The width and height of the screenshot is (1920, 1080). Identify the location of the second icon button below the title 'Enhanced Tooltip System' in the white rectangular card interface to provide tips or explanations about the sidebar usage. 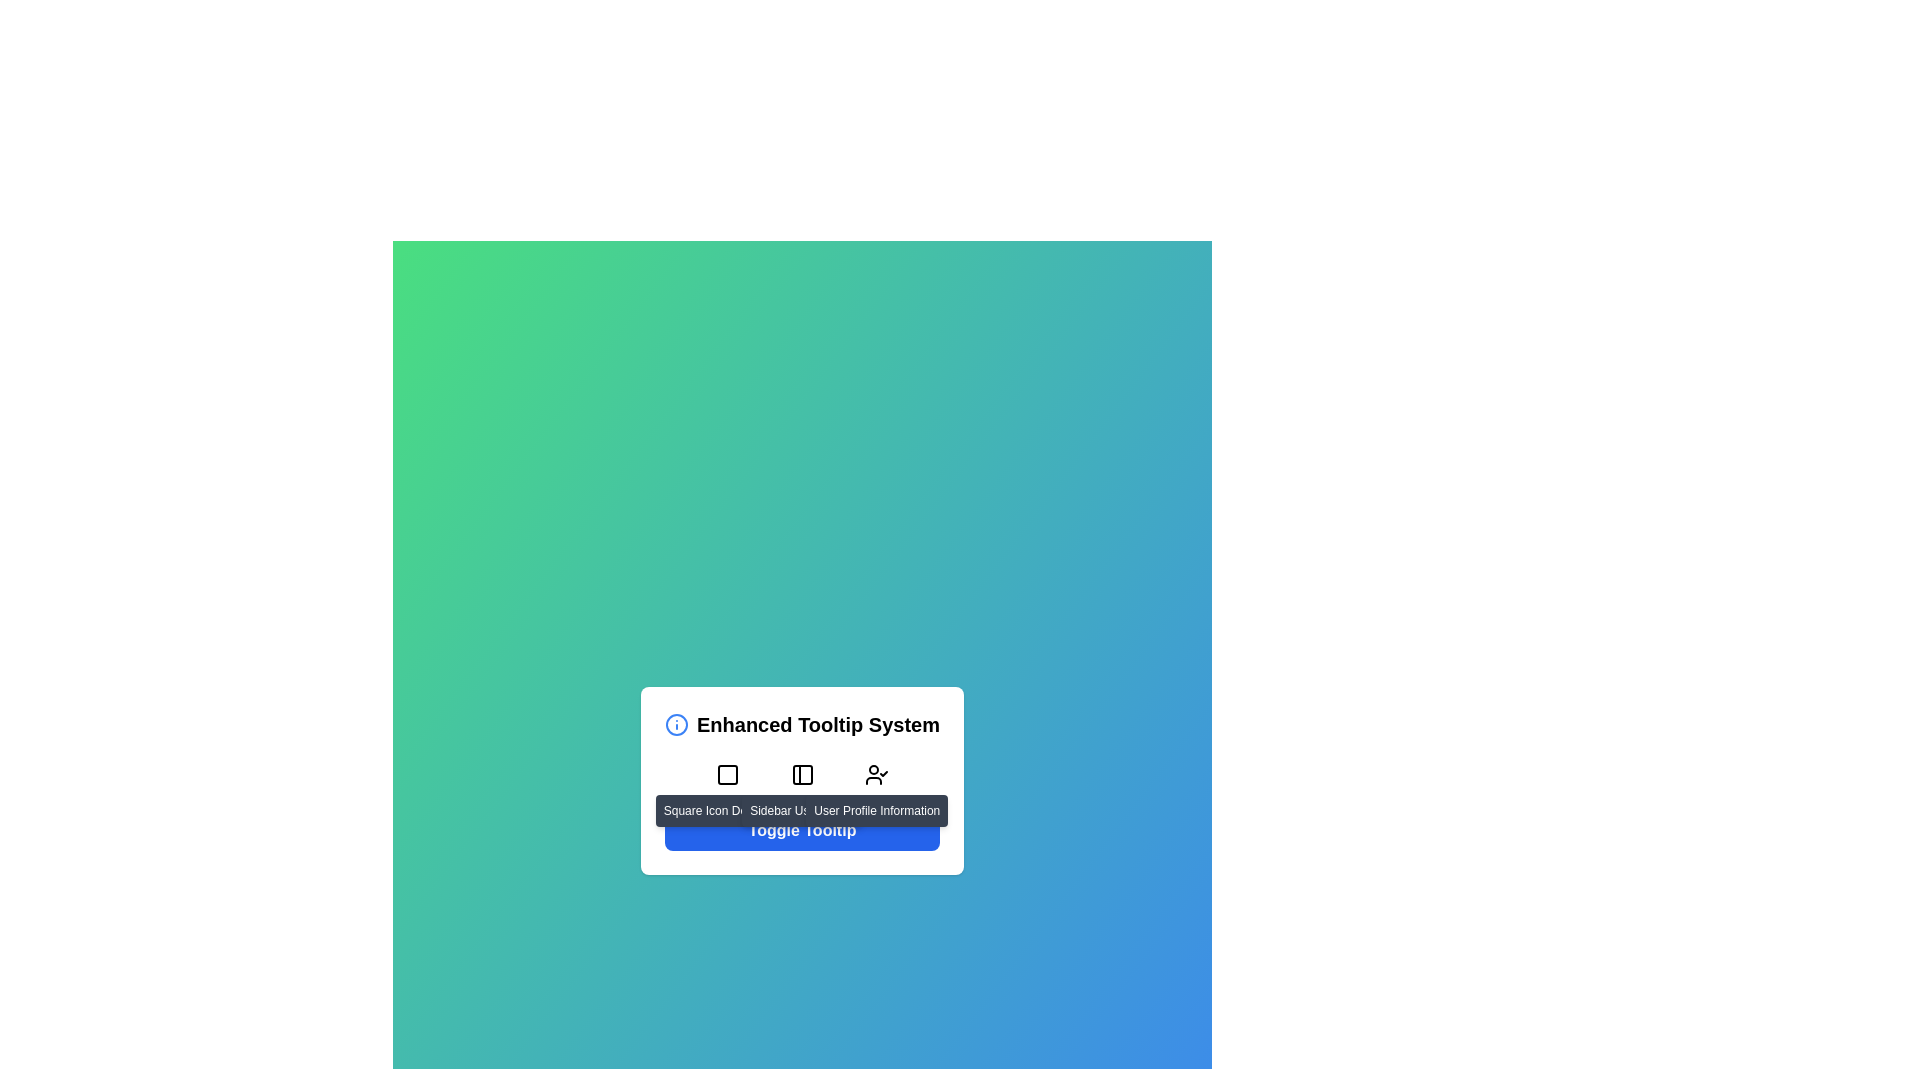
(802, 774).